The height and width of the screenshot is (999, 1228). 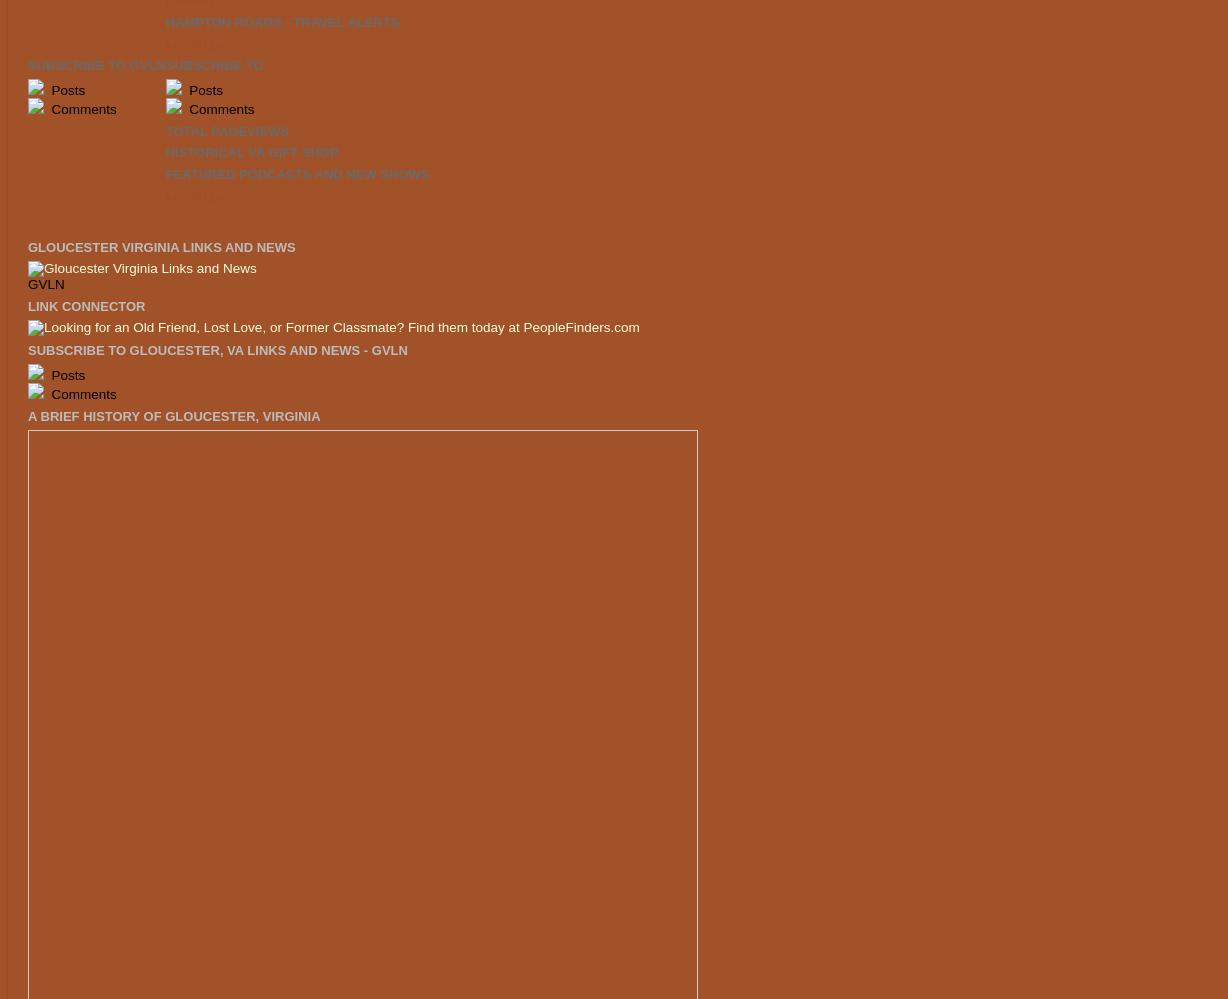 I want to click on 'Gloucester Virginia Links and News', so click(x=27, y=246).